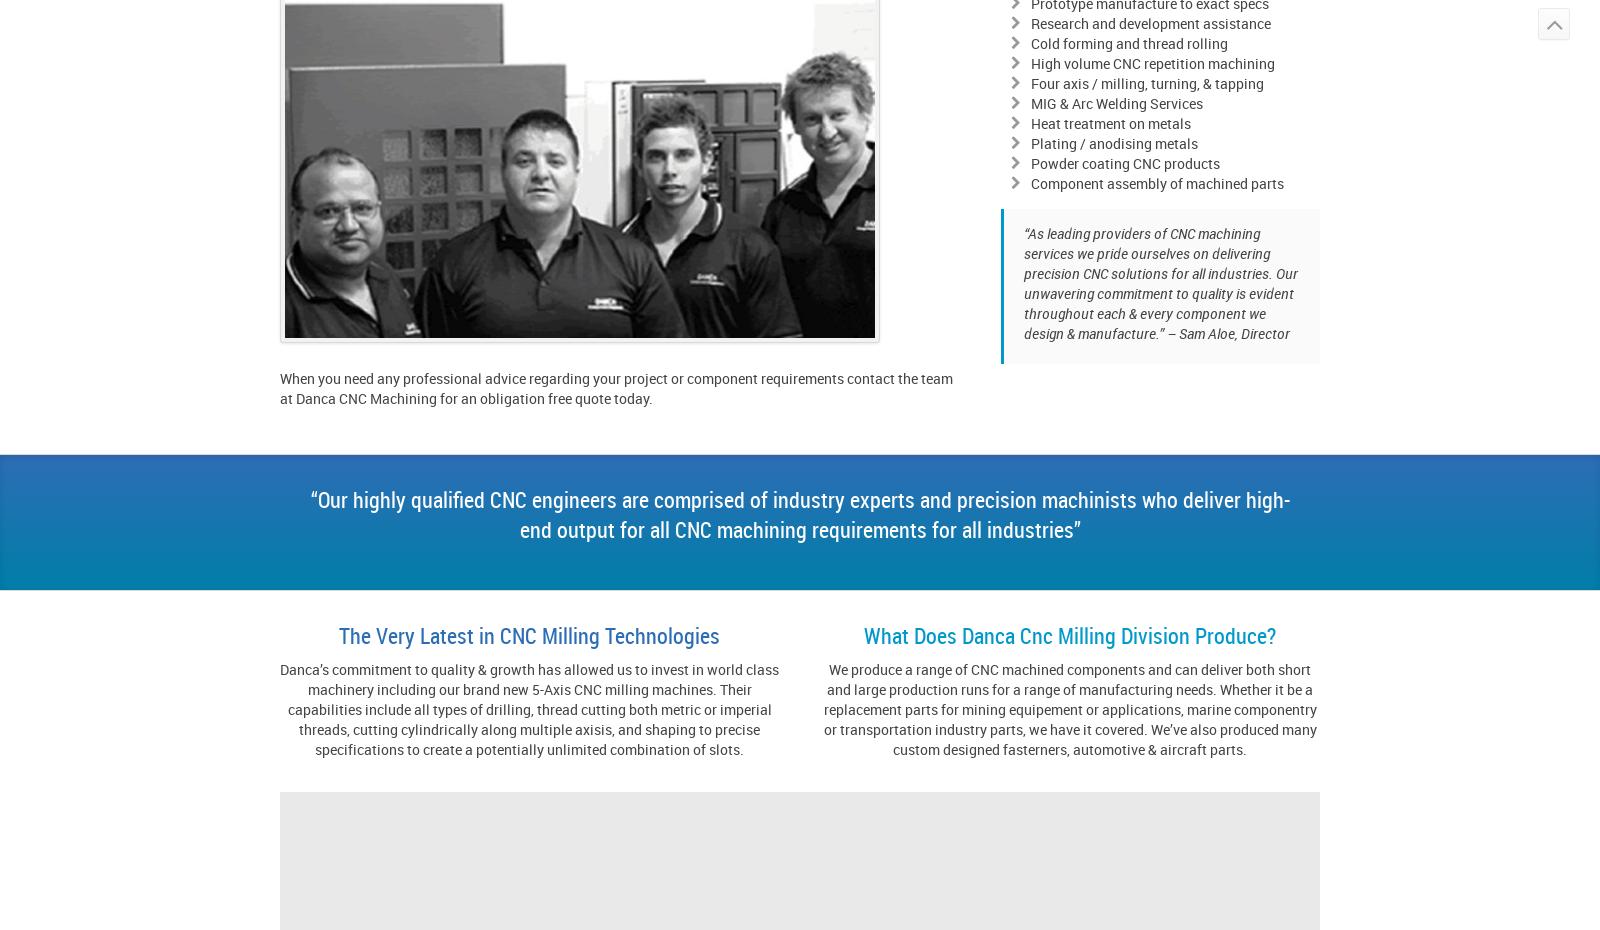 This screenshot has width=1600, height=930. Describe the element at coordinates (1069, 709) in the screenshot. I see `'We produce a range of CNC machined components and can deliver both short and large production runs for a range of manufacturing needs. Whether it be a replacement parts for mining equipement or applications, marine componentry or transportation industry parts, we have it covered. We’ve also produced many custom designed fasterners, automotive & aircraft parts.'` at that location.